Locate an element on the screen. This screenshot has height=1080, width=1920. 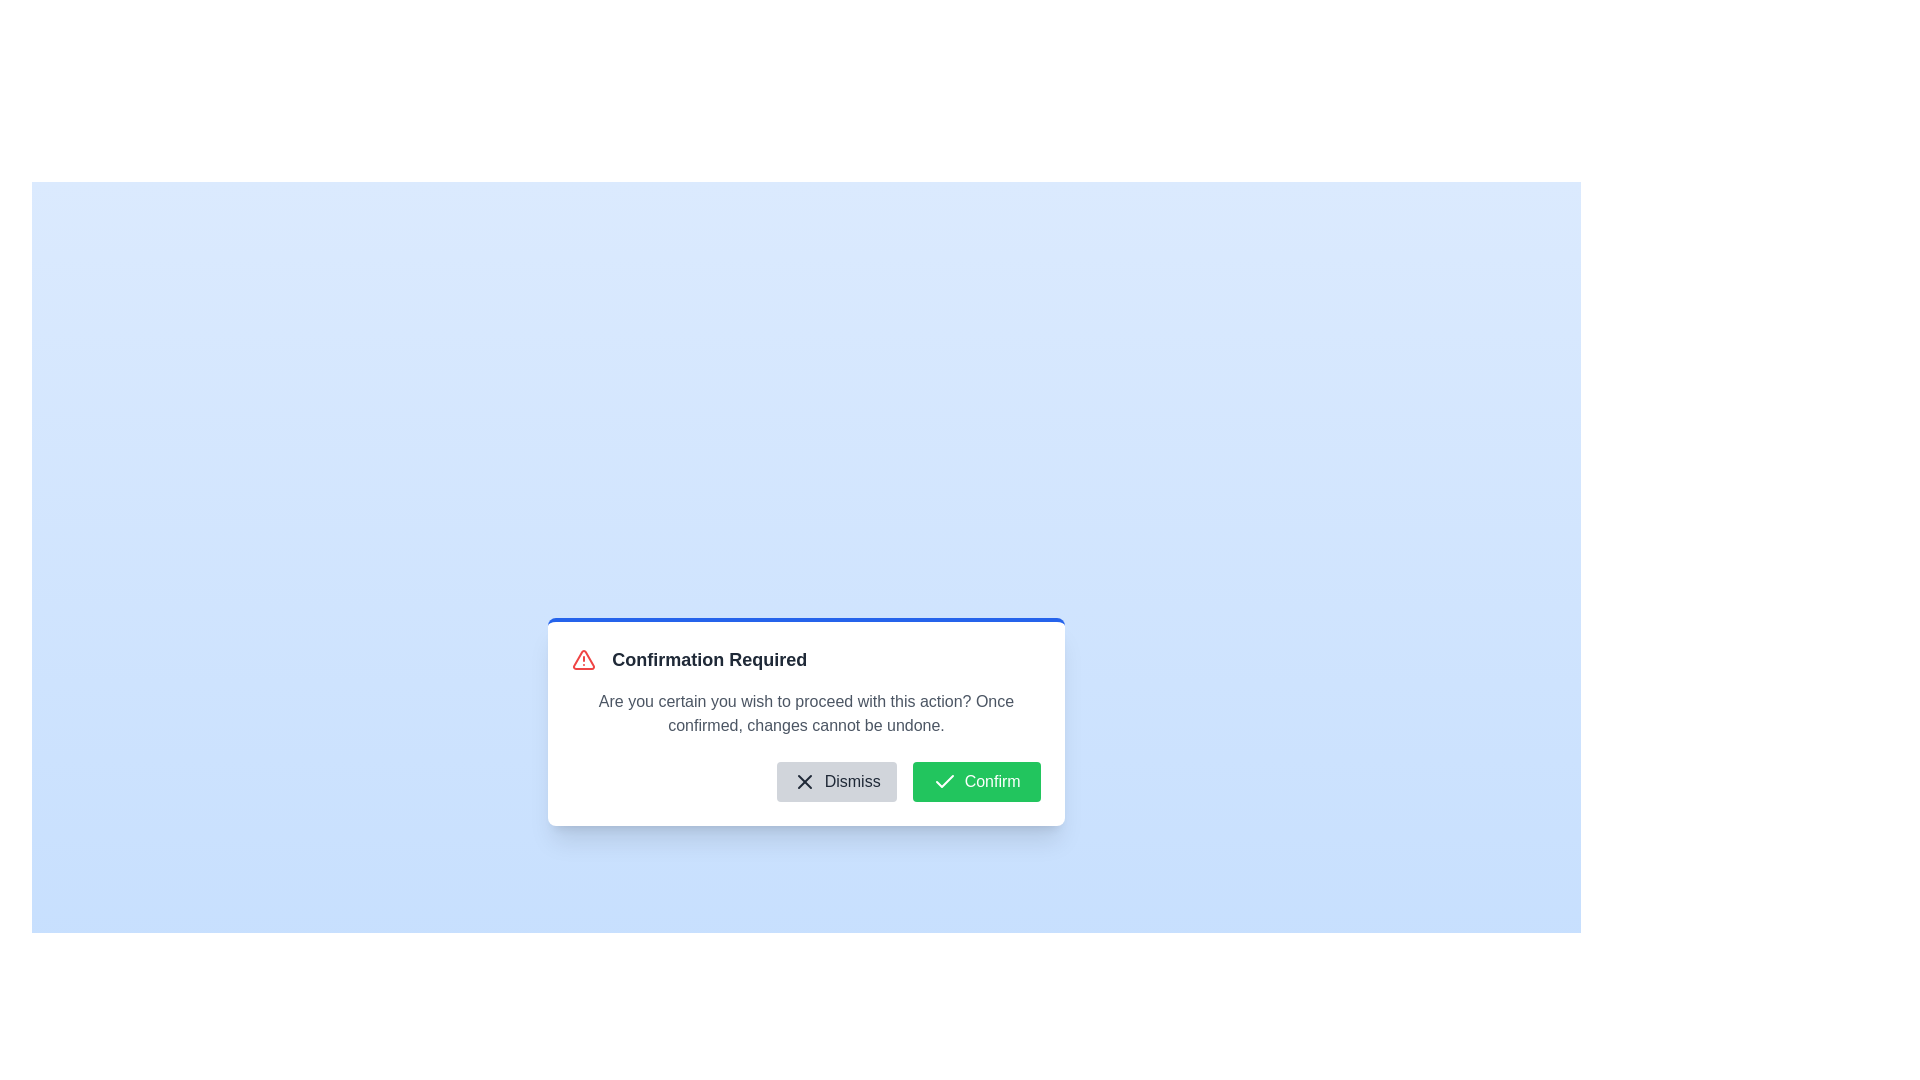
the alert icon located at the top-left corner of the 'Confirmation Required' dialog box, which serves as a visual indicator for important content or actions is located at coordinates (583, 659).